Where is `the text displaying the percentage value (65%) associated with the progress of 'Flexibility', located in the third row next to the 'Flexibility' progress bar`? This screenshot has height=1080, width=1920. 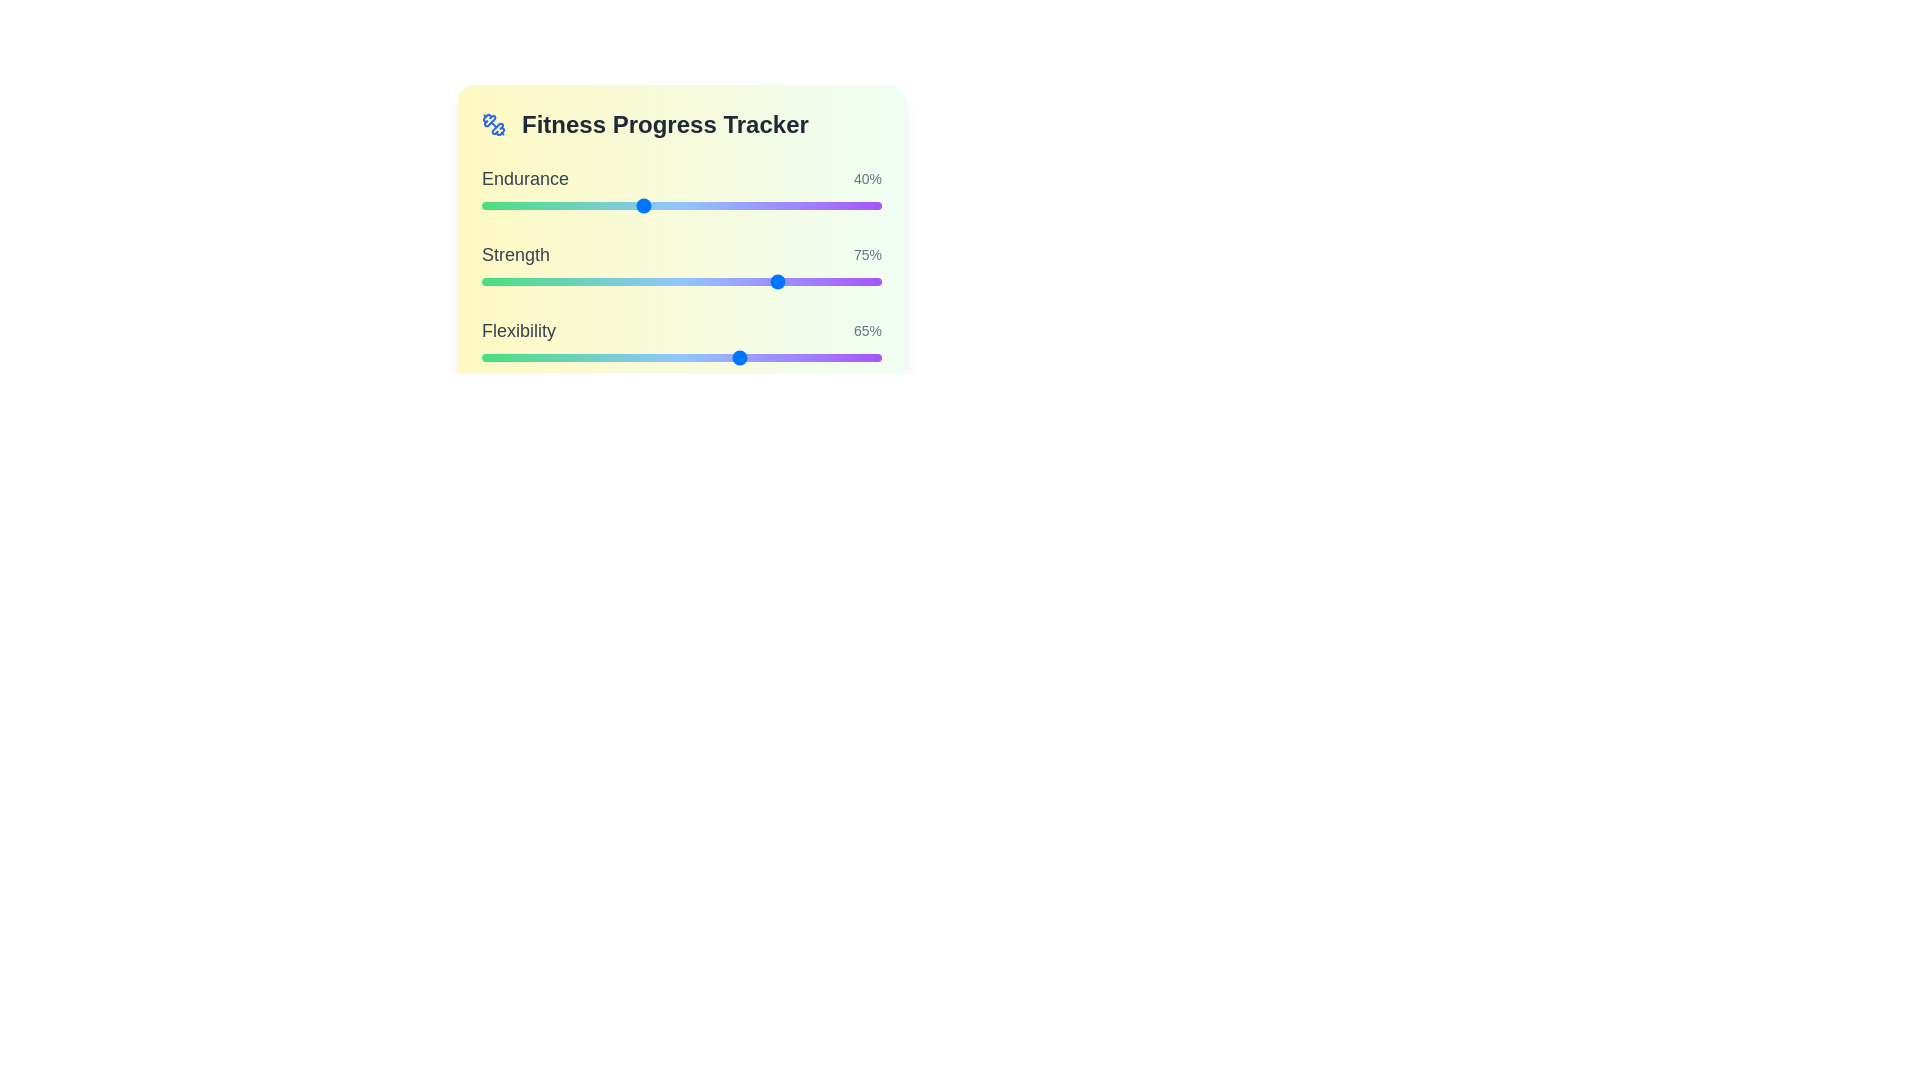 the text displaying the percentage value (65%) associated with the progress of 'Flexibility', located in the third row next to the 'Flexibility' progress bar is located at coordinates (868, 330).